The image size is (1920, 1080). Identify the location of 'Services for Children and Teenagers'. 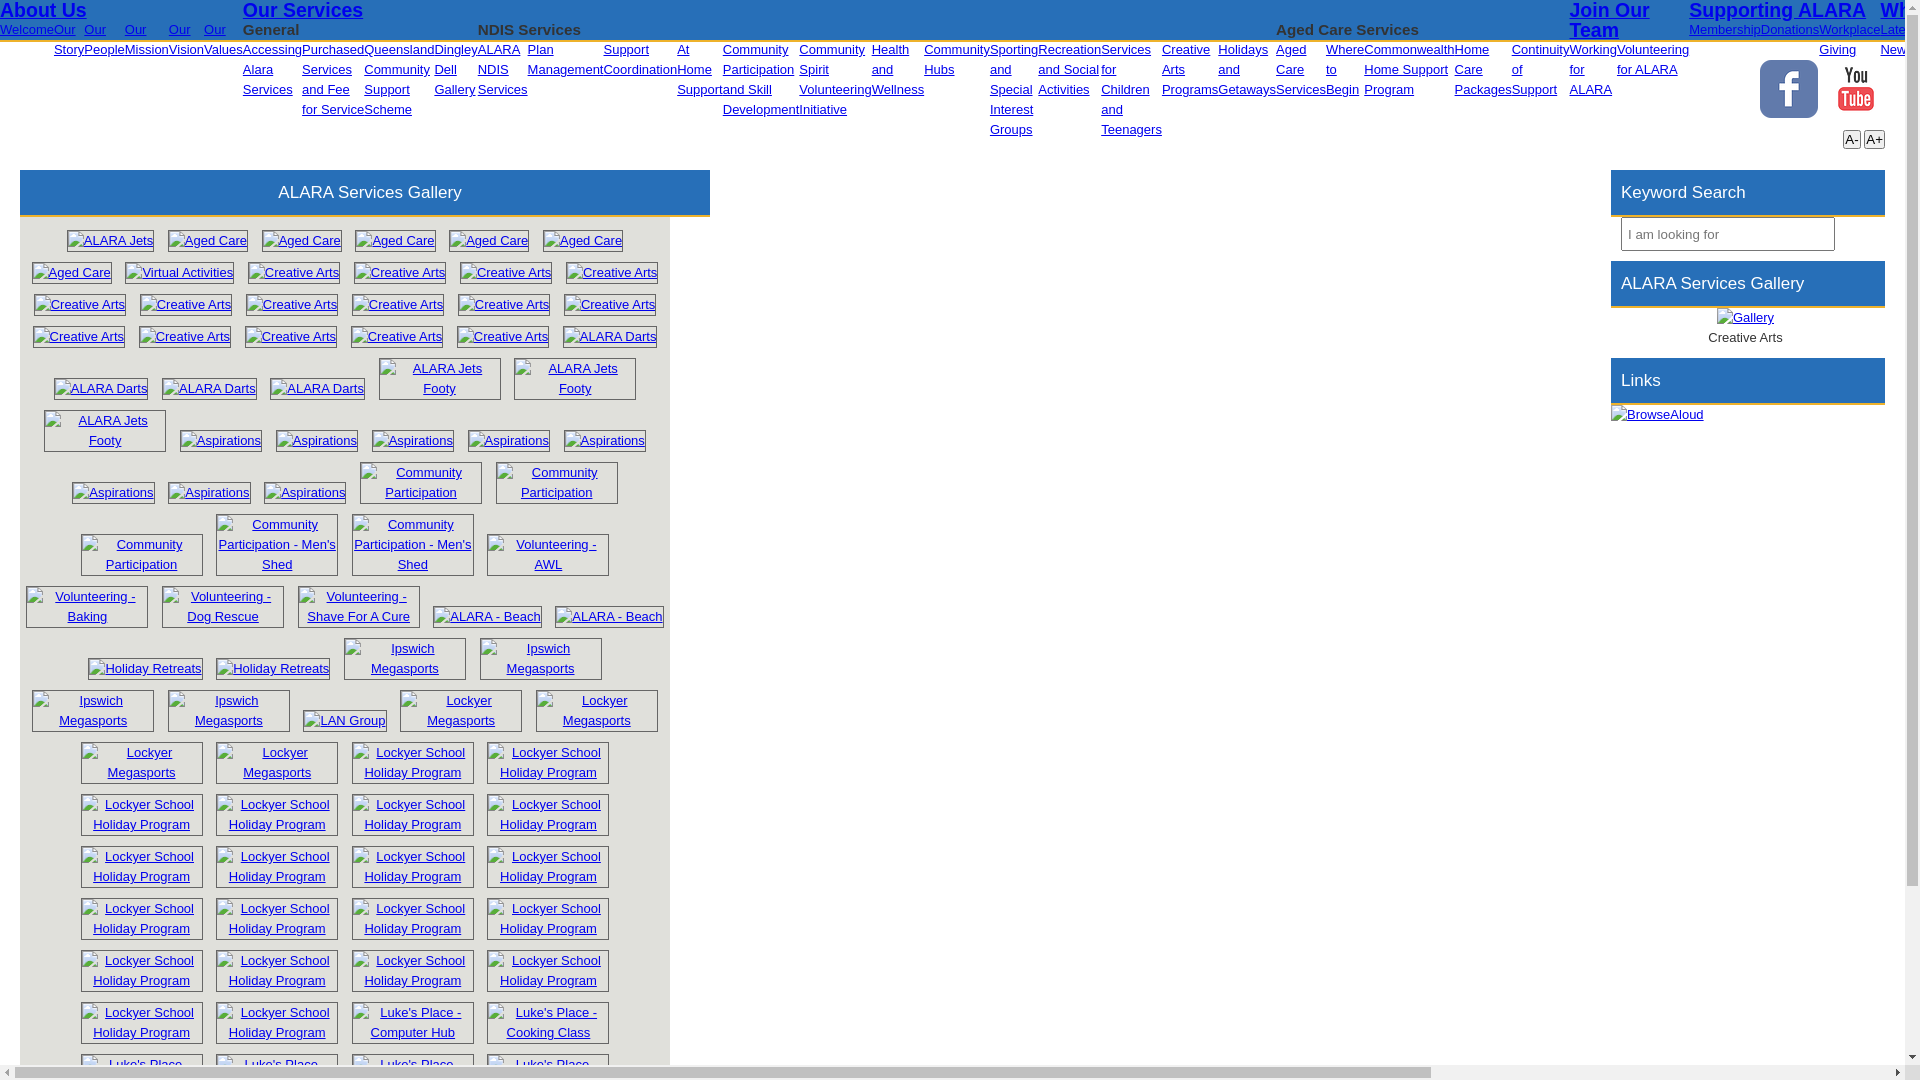
(1131, 88).